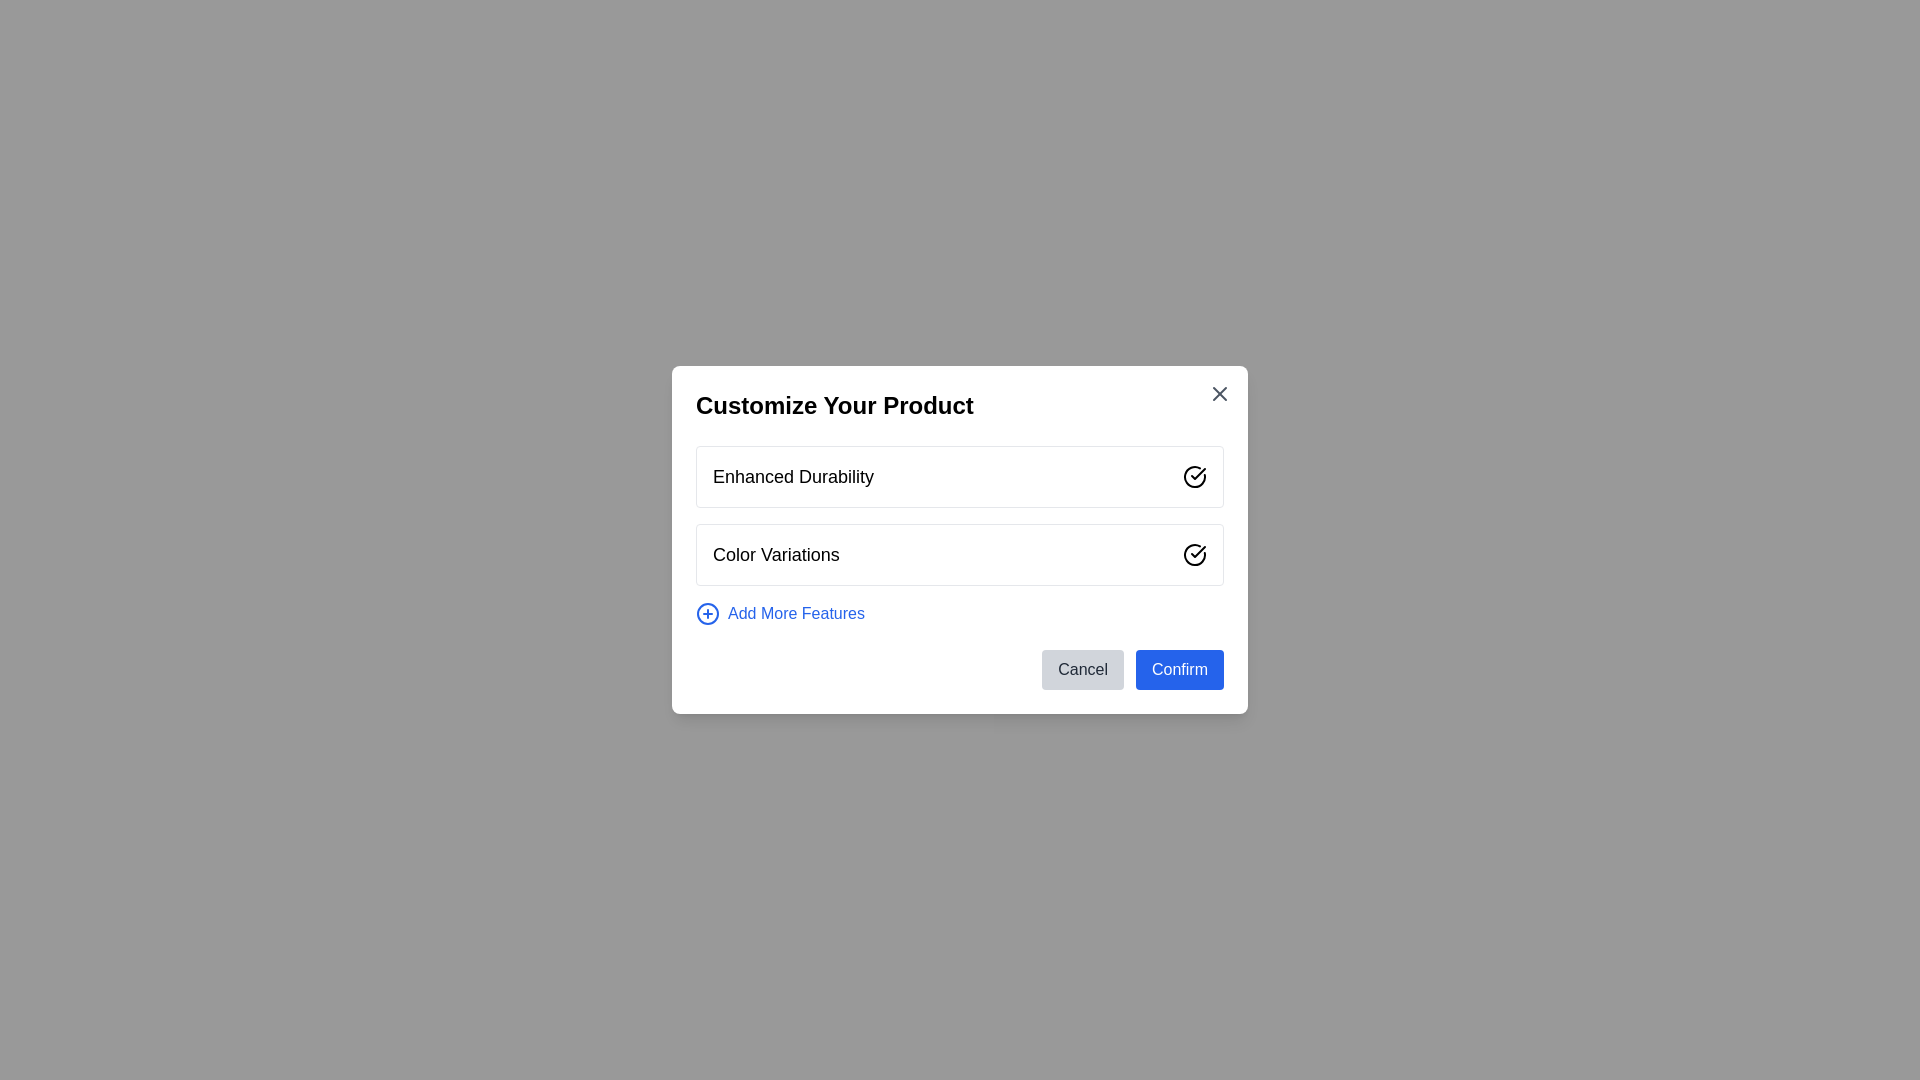 Image resolution: width=1920 pixels, height=1080 pixels. I want to click on the 'Confirm' button located at the center of the modal dialog box used for customizing a product selections, so click(960, 540).